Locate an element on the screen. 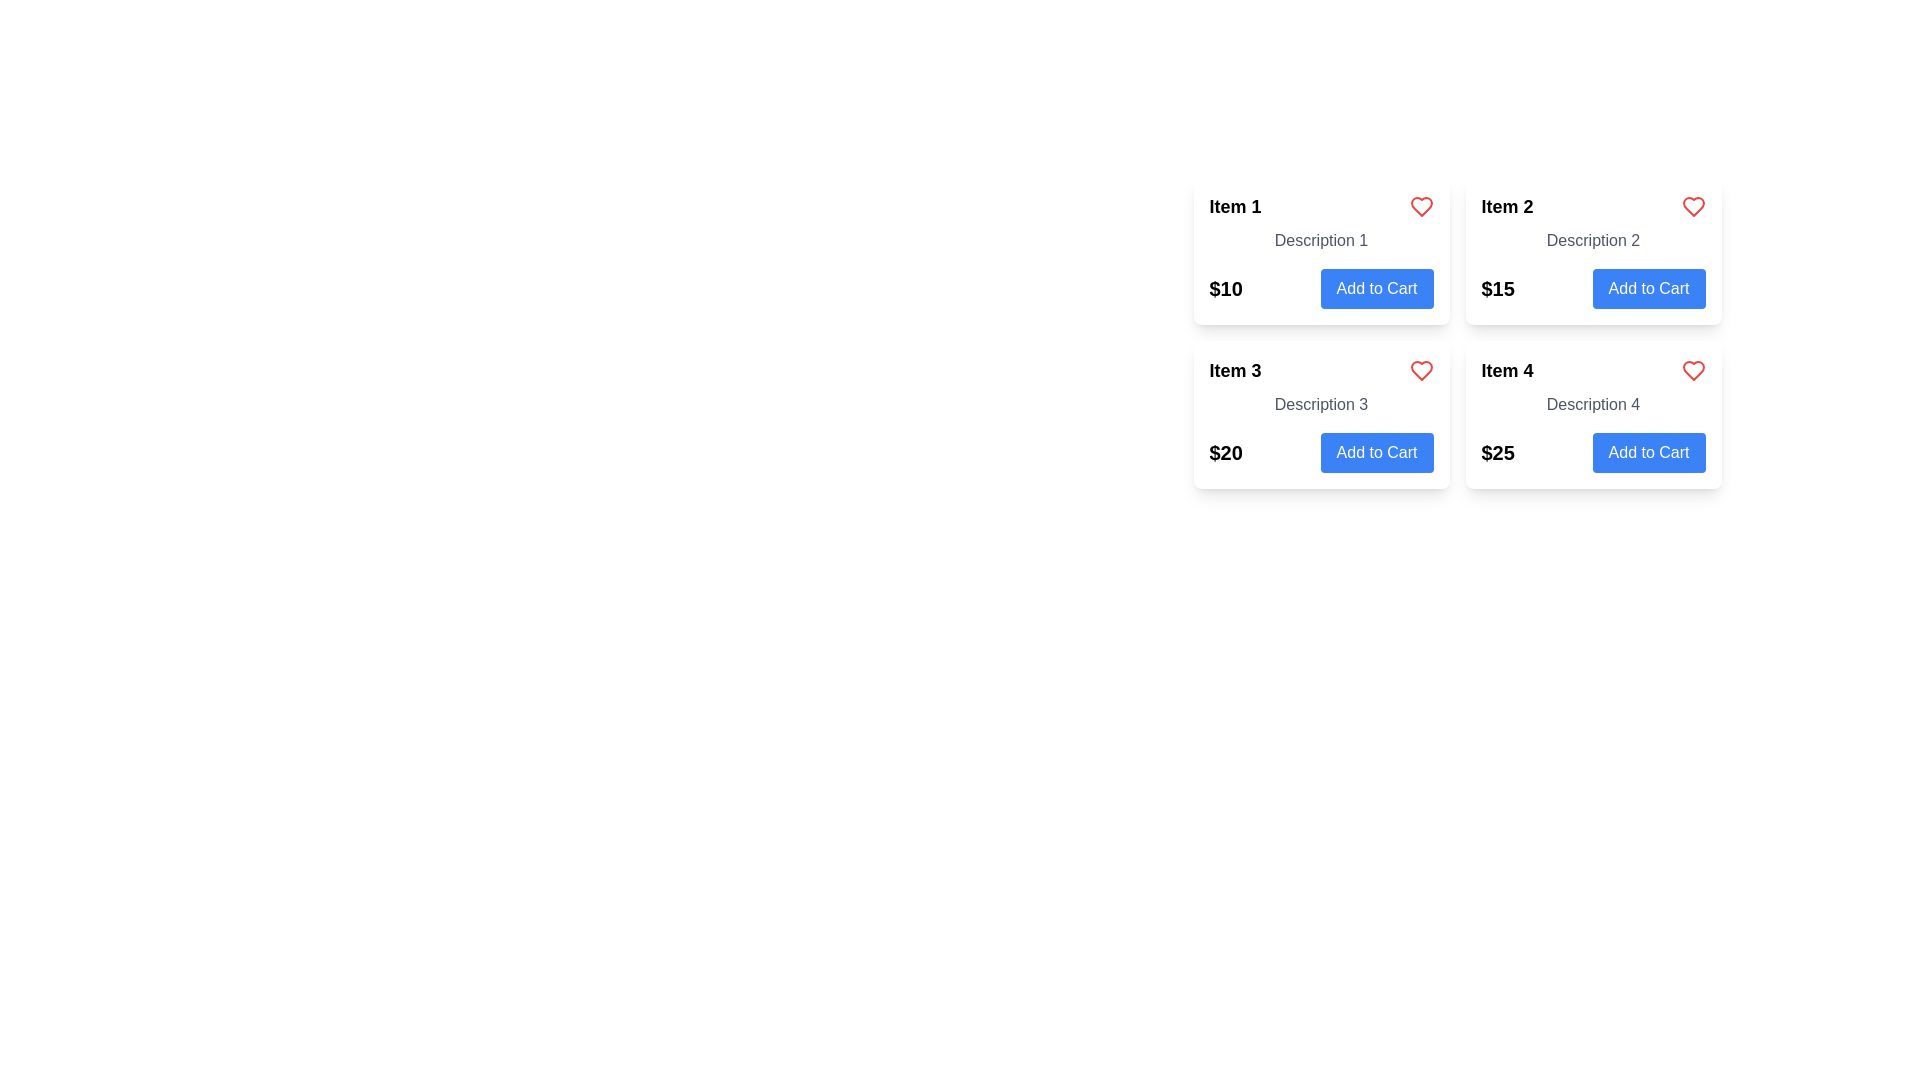 This screenshot has height=1080, width=1920. the secondary descriptive text label for 'Item 2' located beneath the main title text in the card labeled 'Item 2' is located at coordinates (1592, 239).